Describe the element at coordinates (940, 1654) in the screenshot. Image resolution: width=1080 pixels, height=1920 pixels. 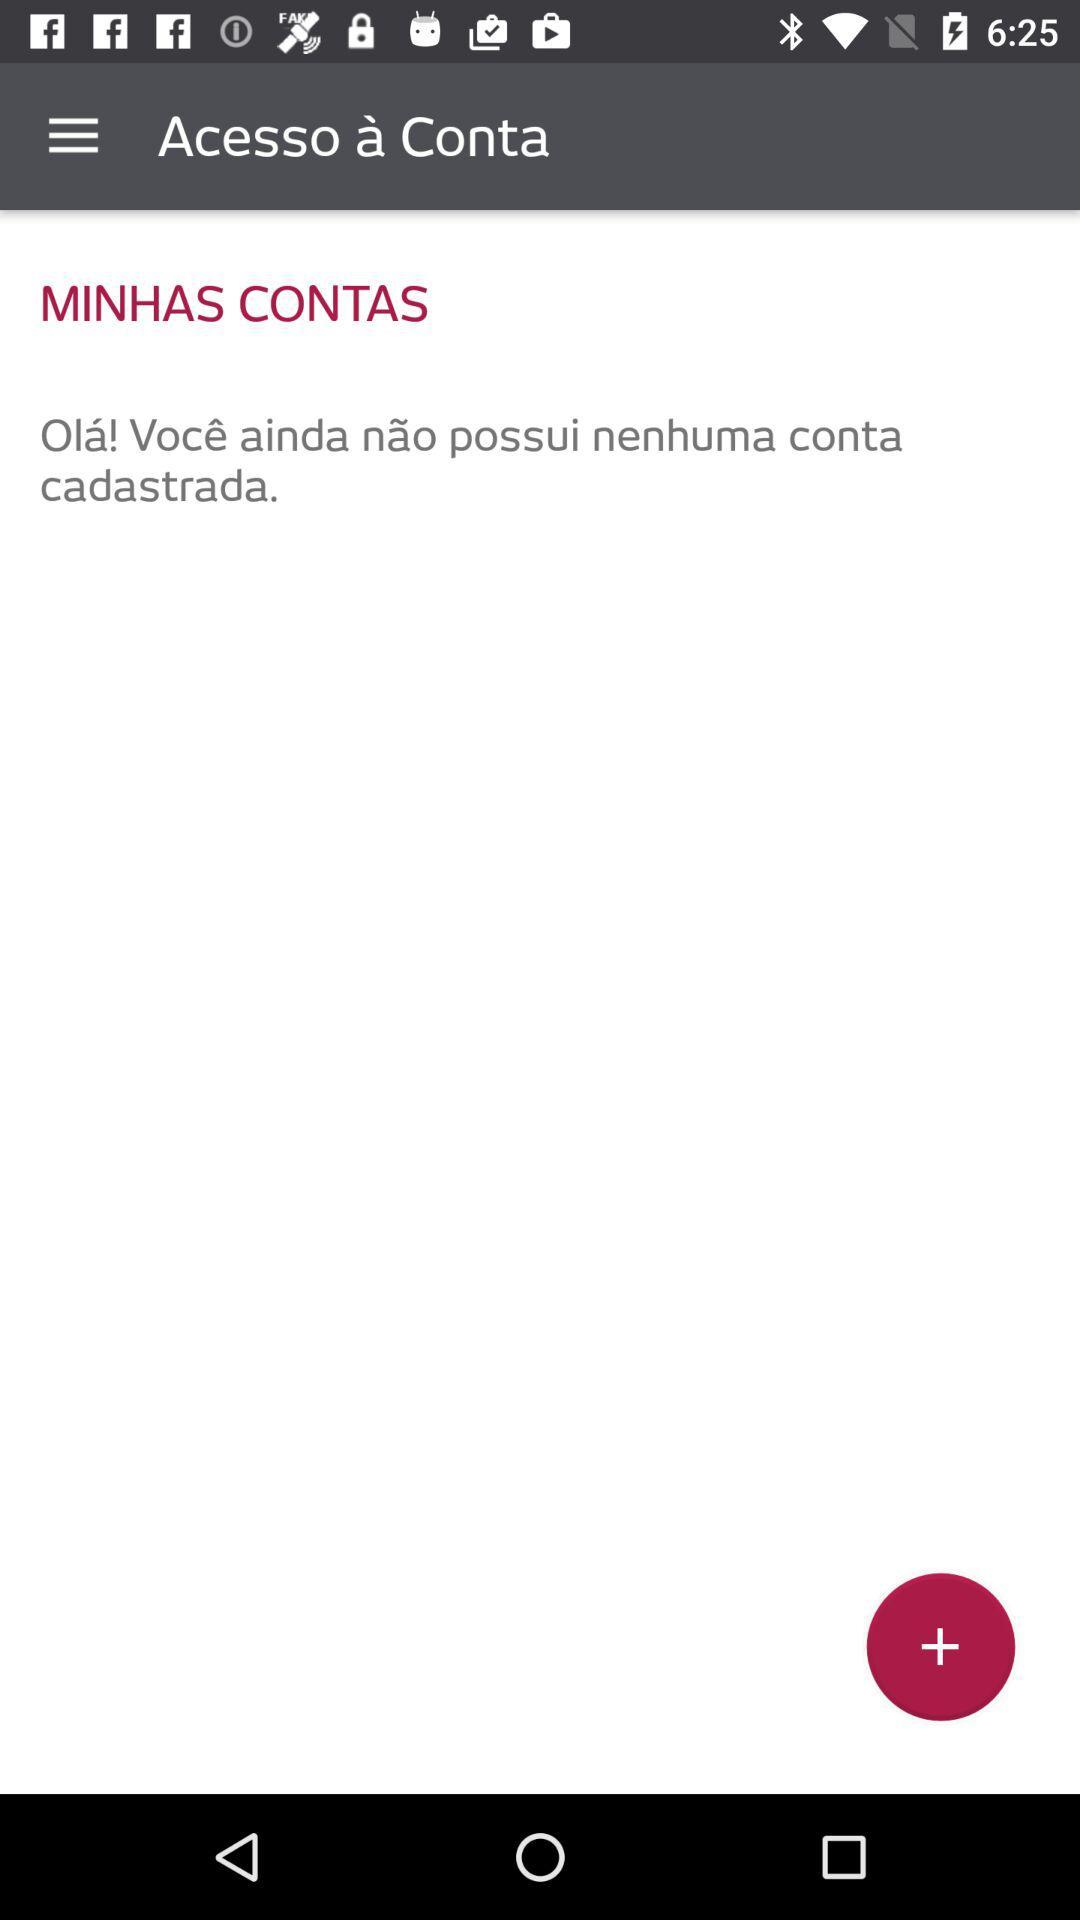
I see `icon at the bottom right corner` at that location.